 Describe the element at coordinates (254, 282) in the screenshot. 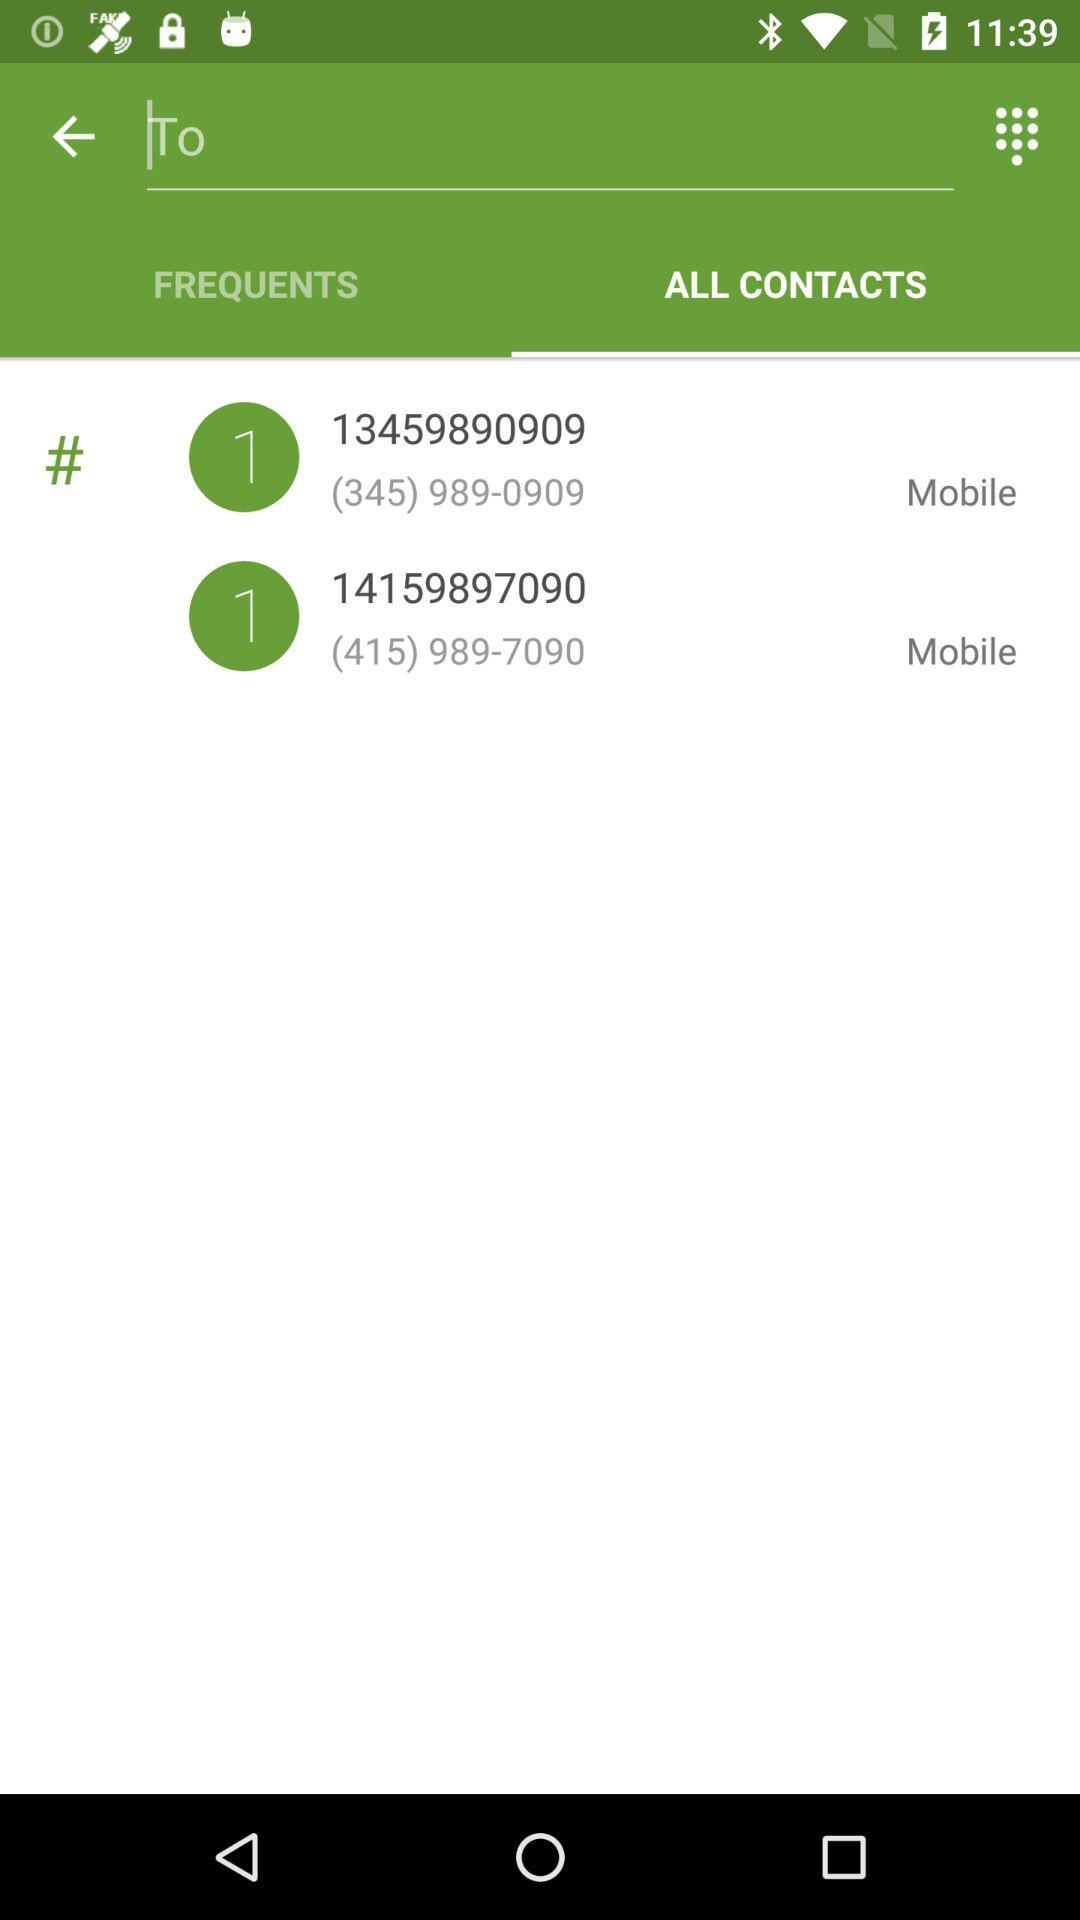

I see `the icon to the left of all contacts item` at that location.